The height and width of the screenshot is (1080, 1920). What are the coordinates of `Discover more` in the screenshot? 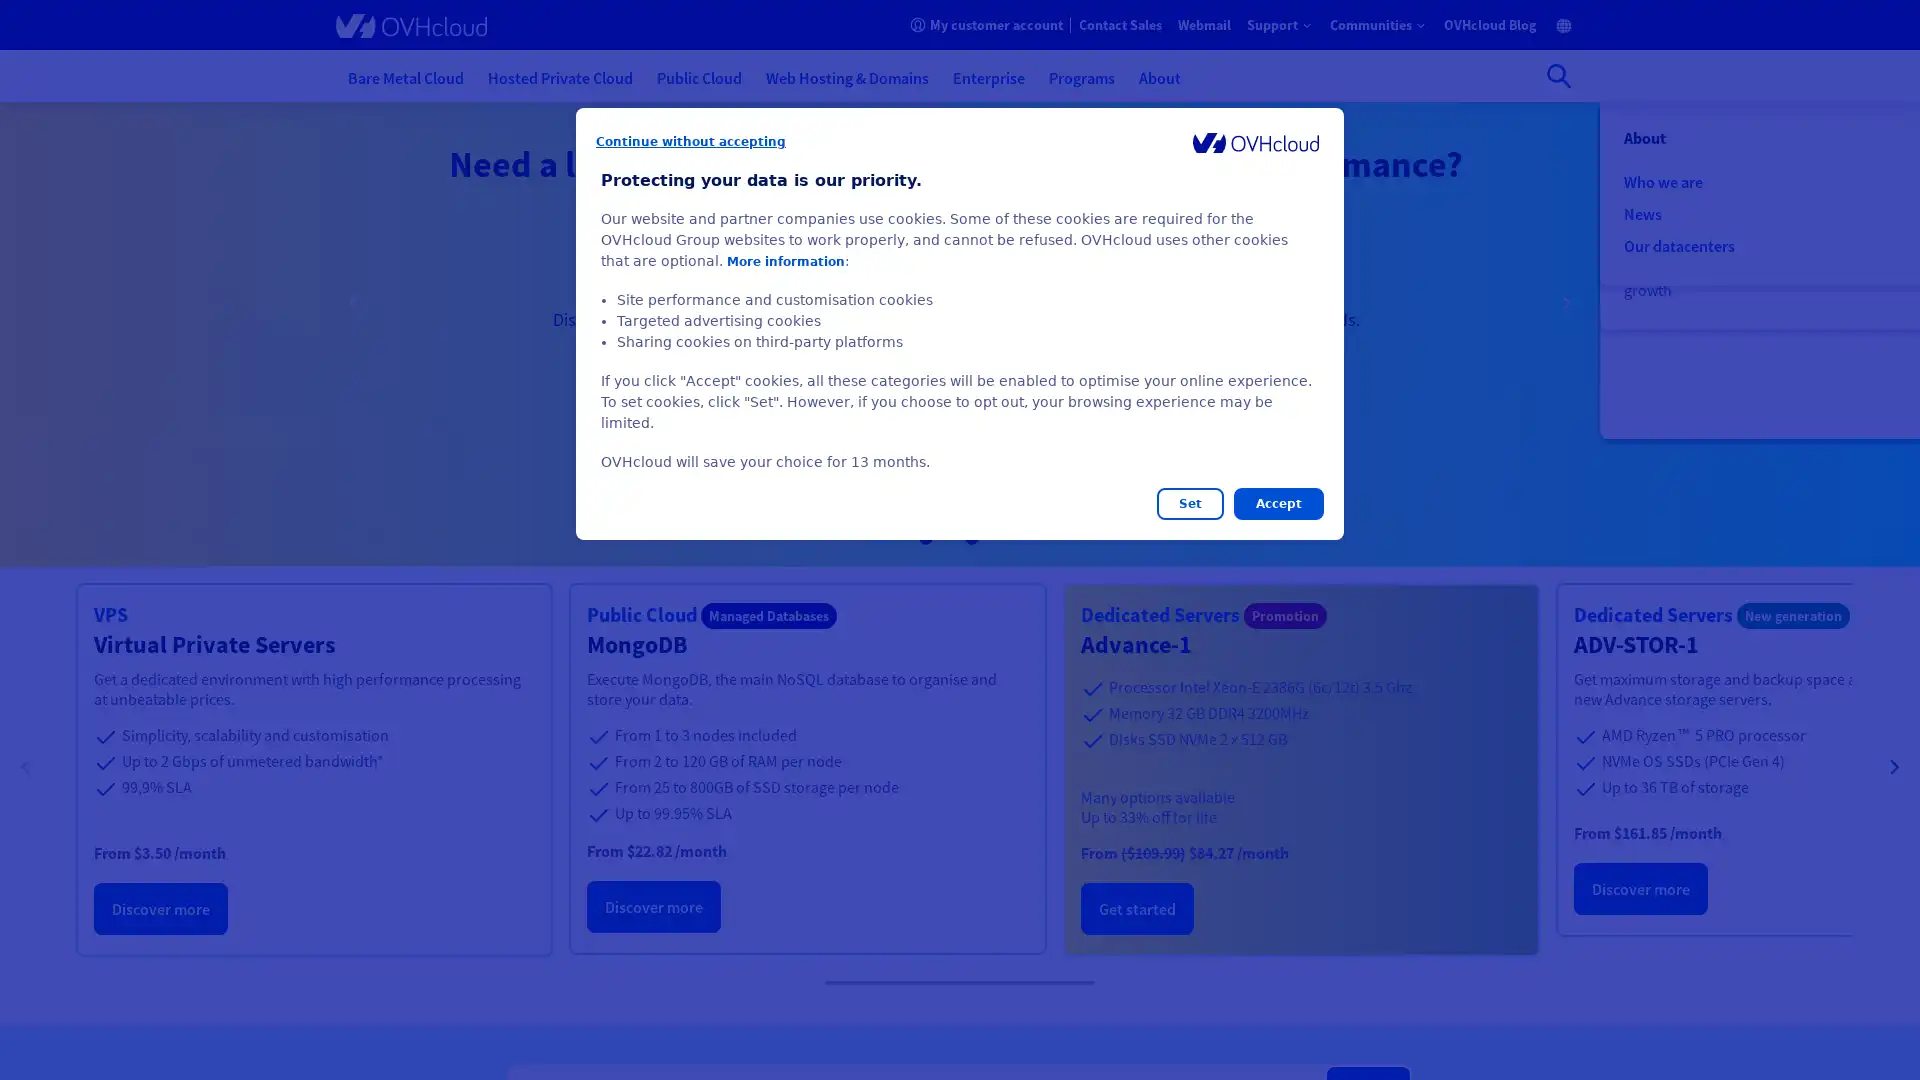 It's located at (161, 909).